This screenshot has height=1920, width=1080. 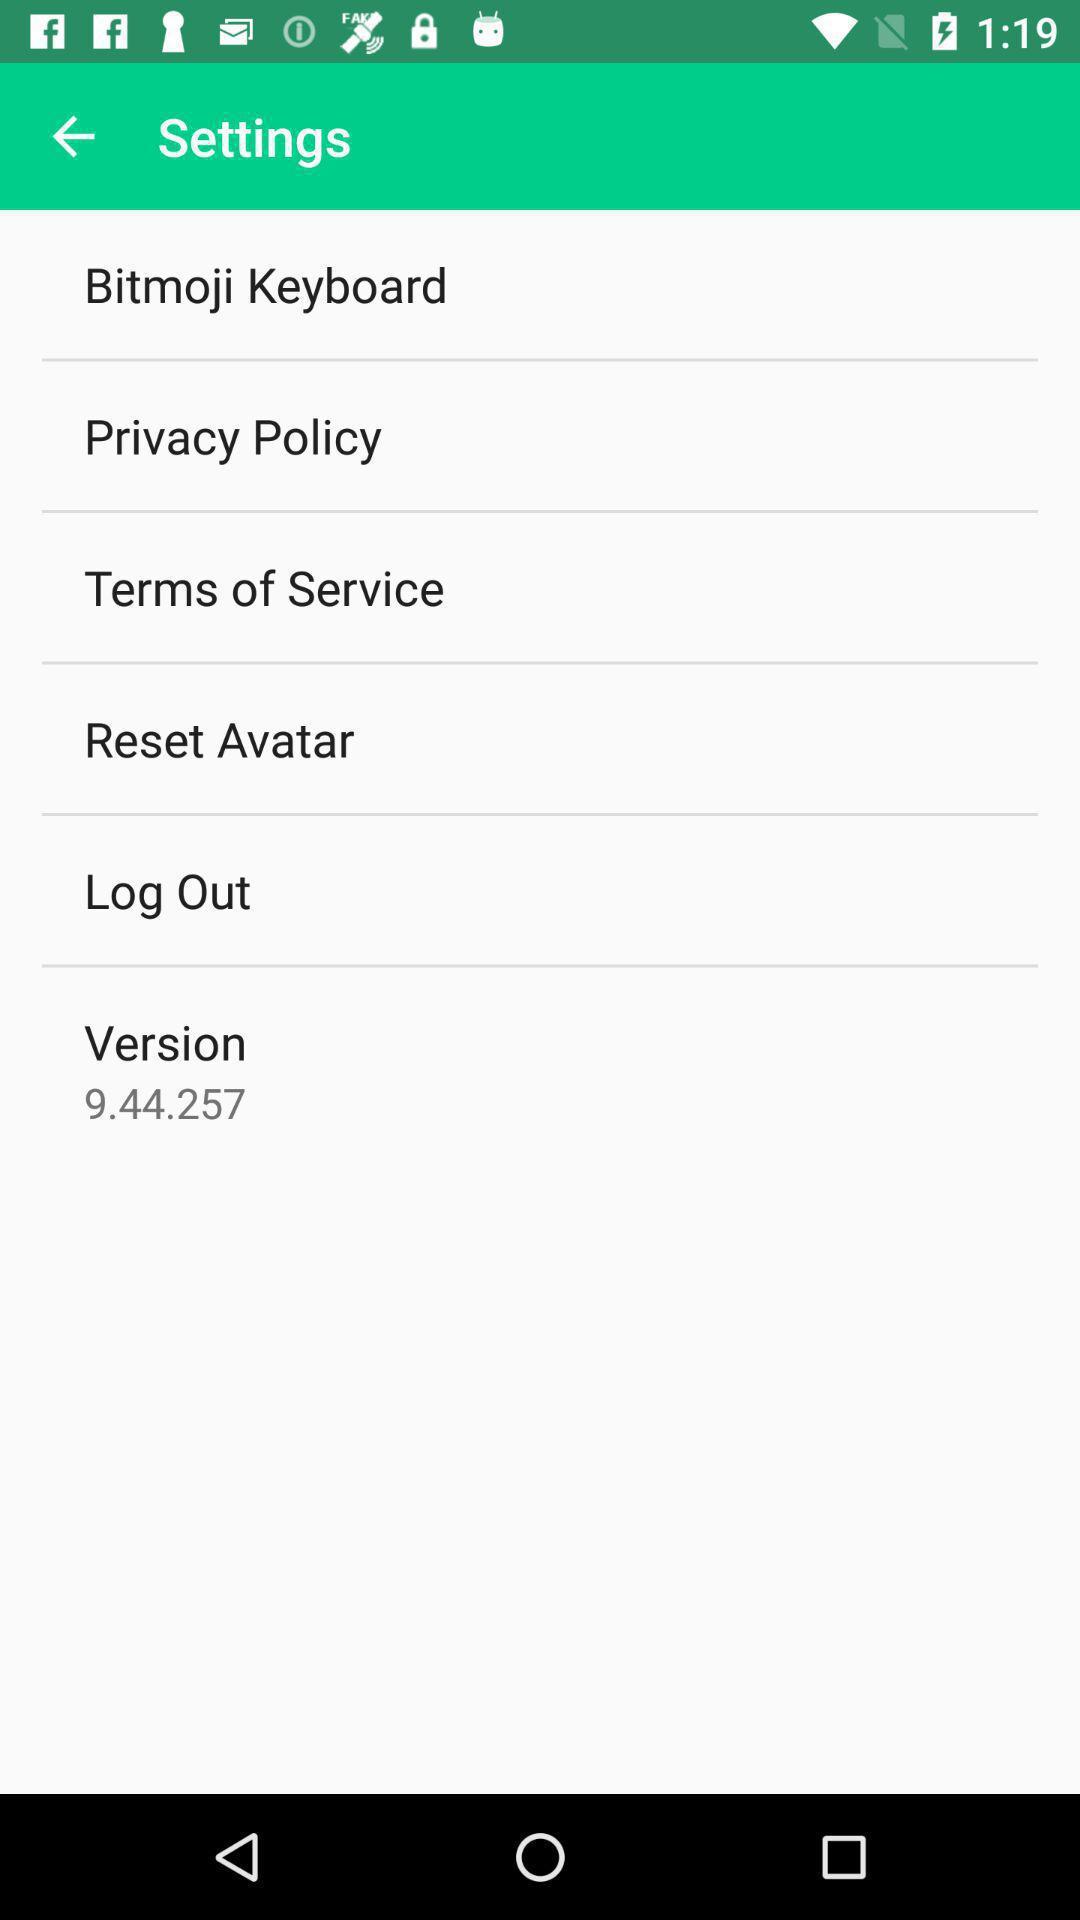 I want to click on the icon to the left of settings icon, so click(x=72, y=135).